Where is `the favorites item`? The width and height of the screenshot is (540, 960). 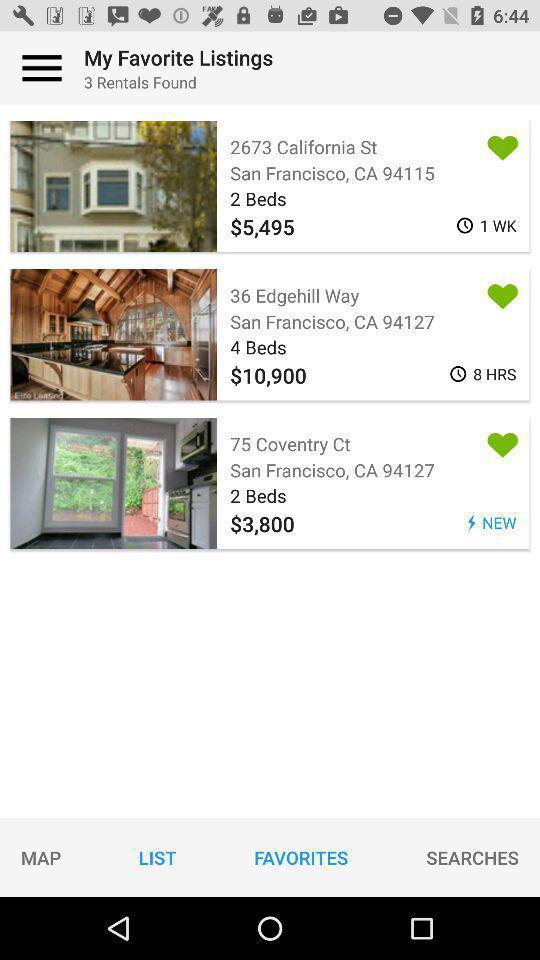 the favorites item is located at coordinates (300, 856).